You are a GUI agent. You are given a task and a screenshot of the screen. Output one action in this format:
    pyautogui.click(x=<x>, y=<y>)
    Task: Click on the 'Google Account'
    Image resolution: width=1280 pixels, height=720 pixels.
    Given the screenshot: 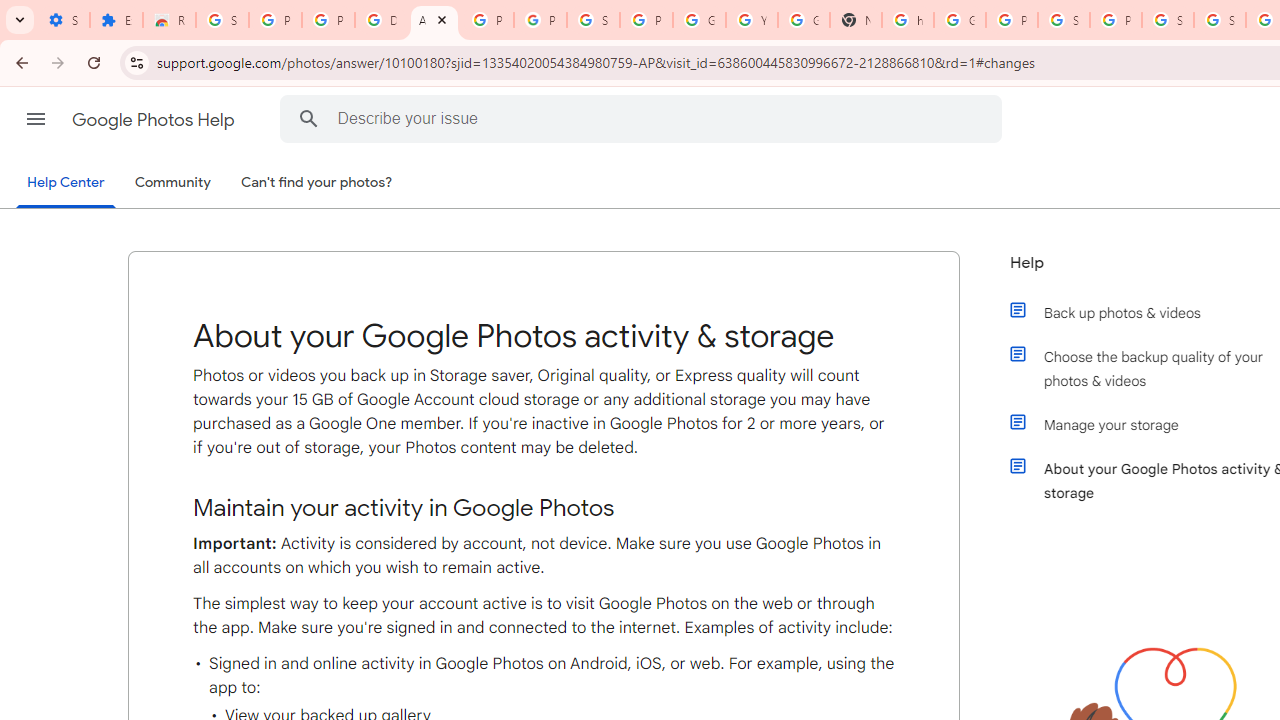 What is the action you would take?
    pyautogui.click(x=699, y=20)
    